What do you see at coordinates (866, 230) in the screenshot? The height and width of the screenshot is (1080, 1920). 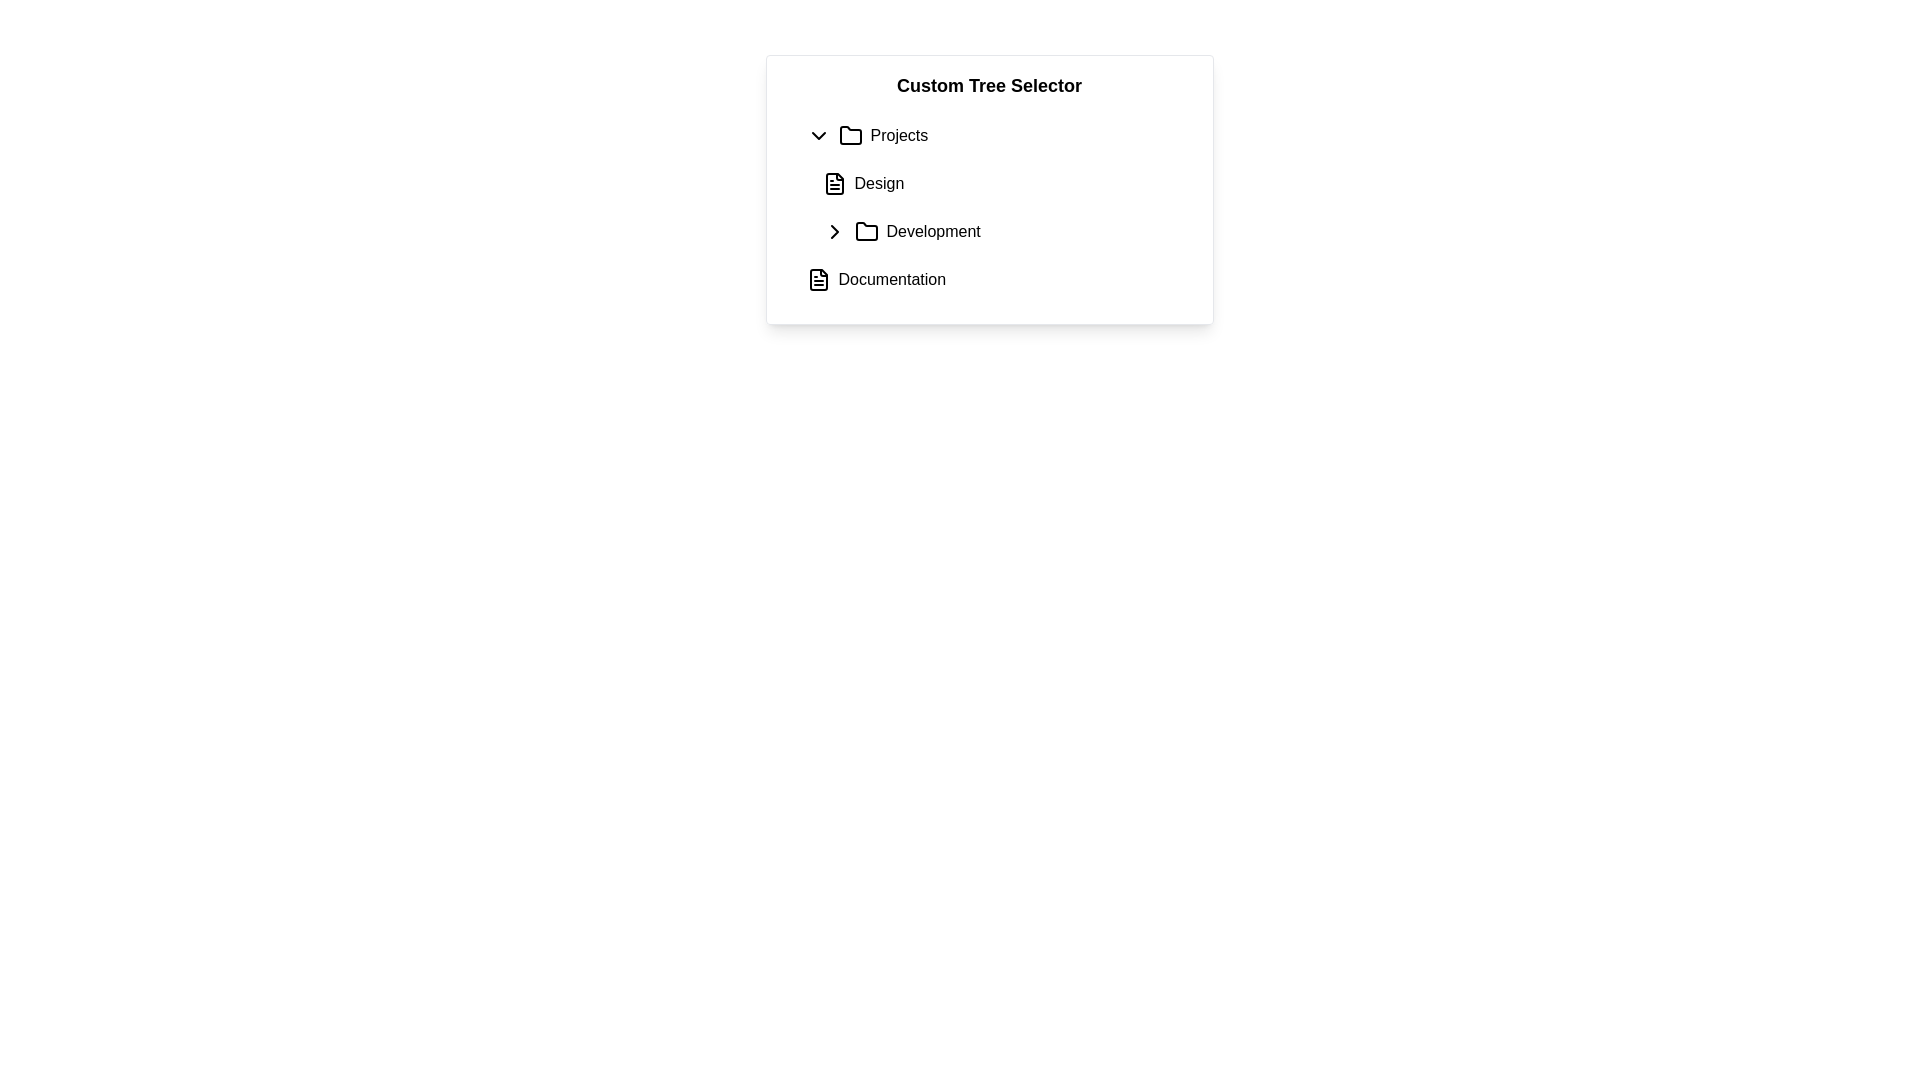 I see `the folder icon located within the 'Development' section of the 'Custom Tree Selector' component` at bounding box center [866, 230].